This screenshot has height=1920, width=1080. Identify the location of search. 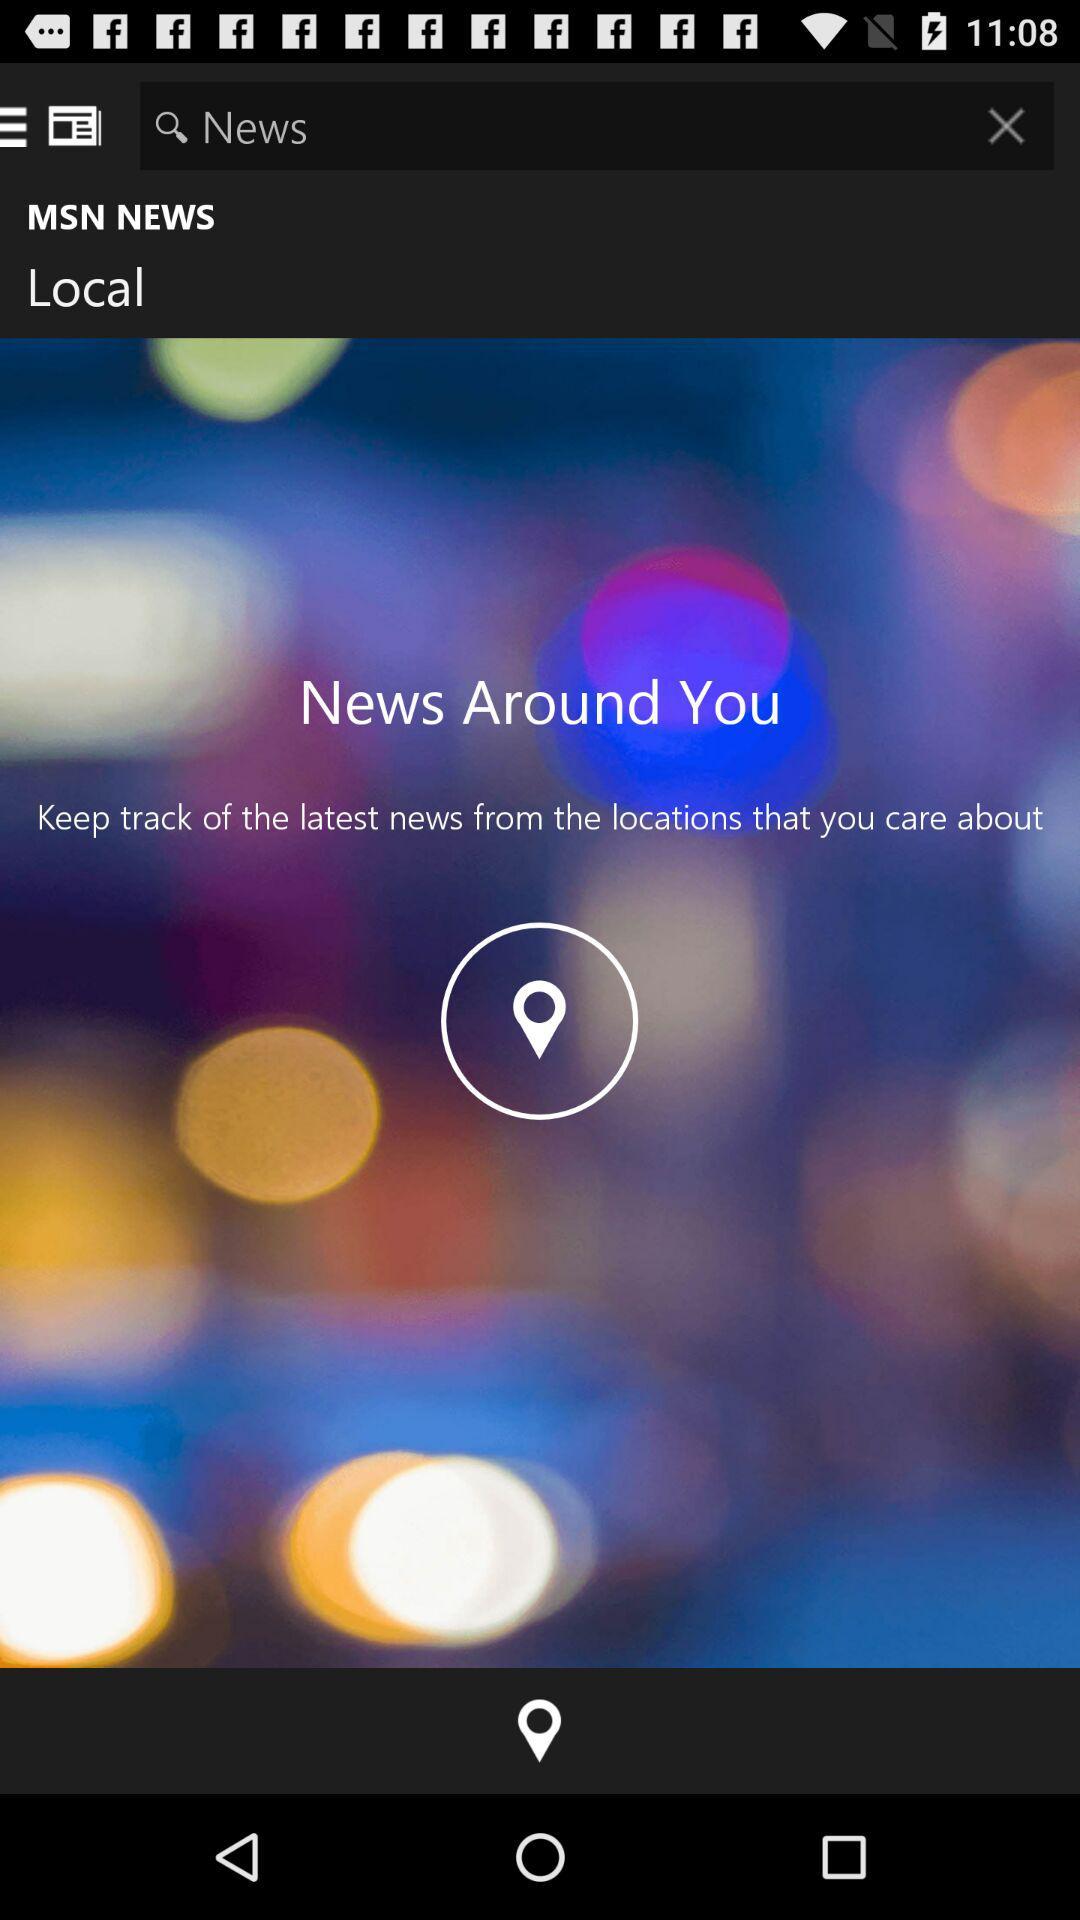
(596, 124).